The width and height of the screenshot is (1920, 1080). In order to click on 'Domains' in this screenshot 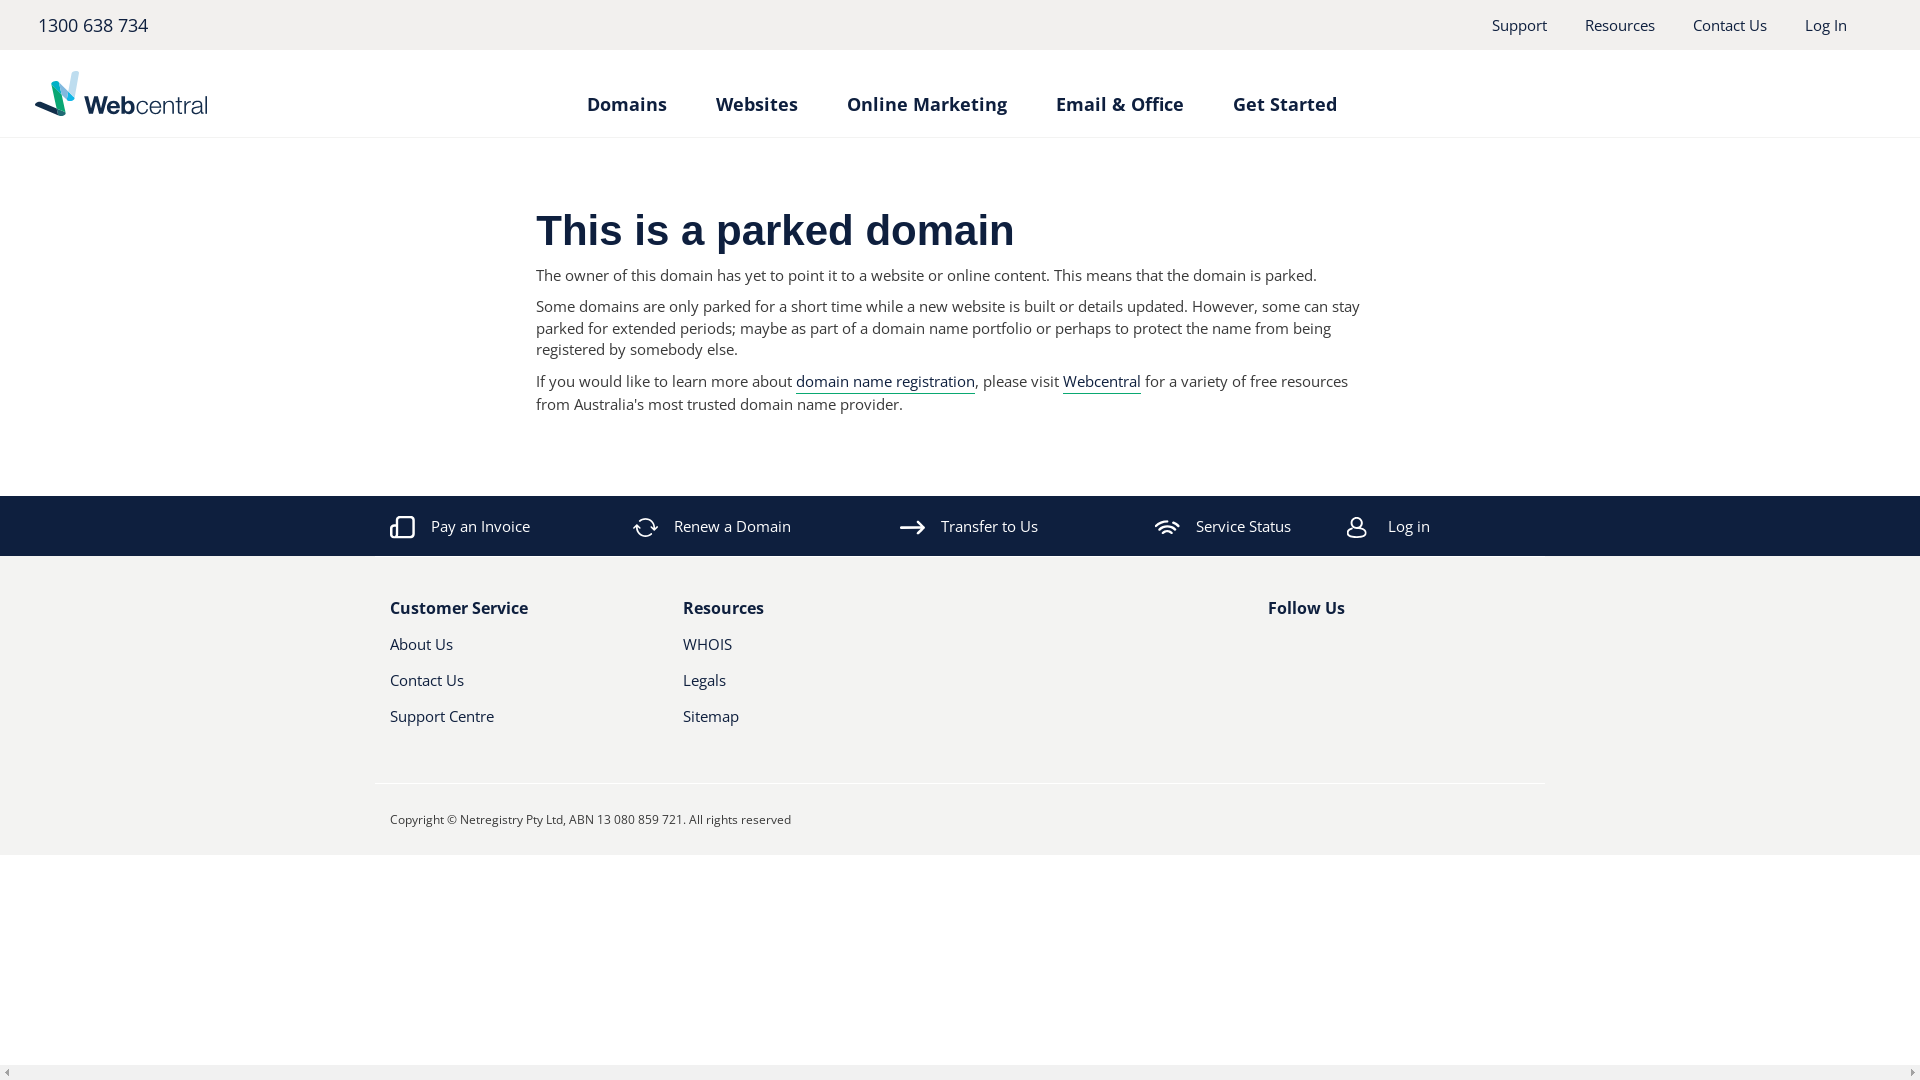, I will do `click(624, 94)`.